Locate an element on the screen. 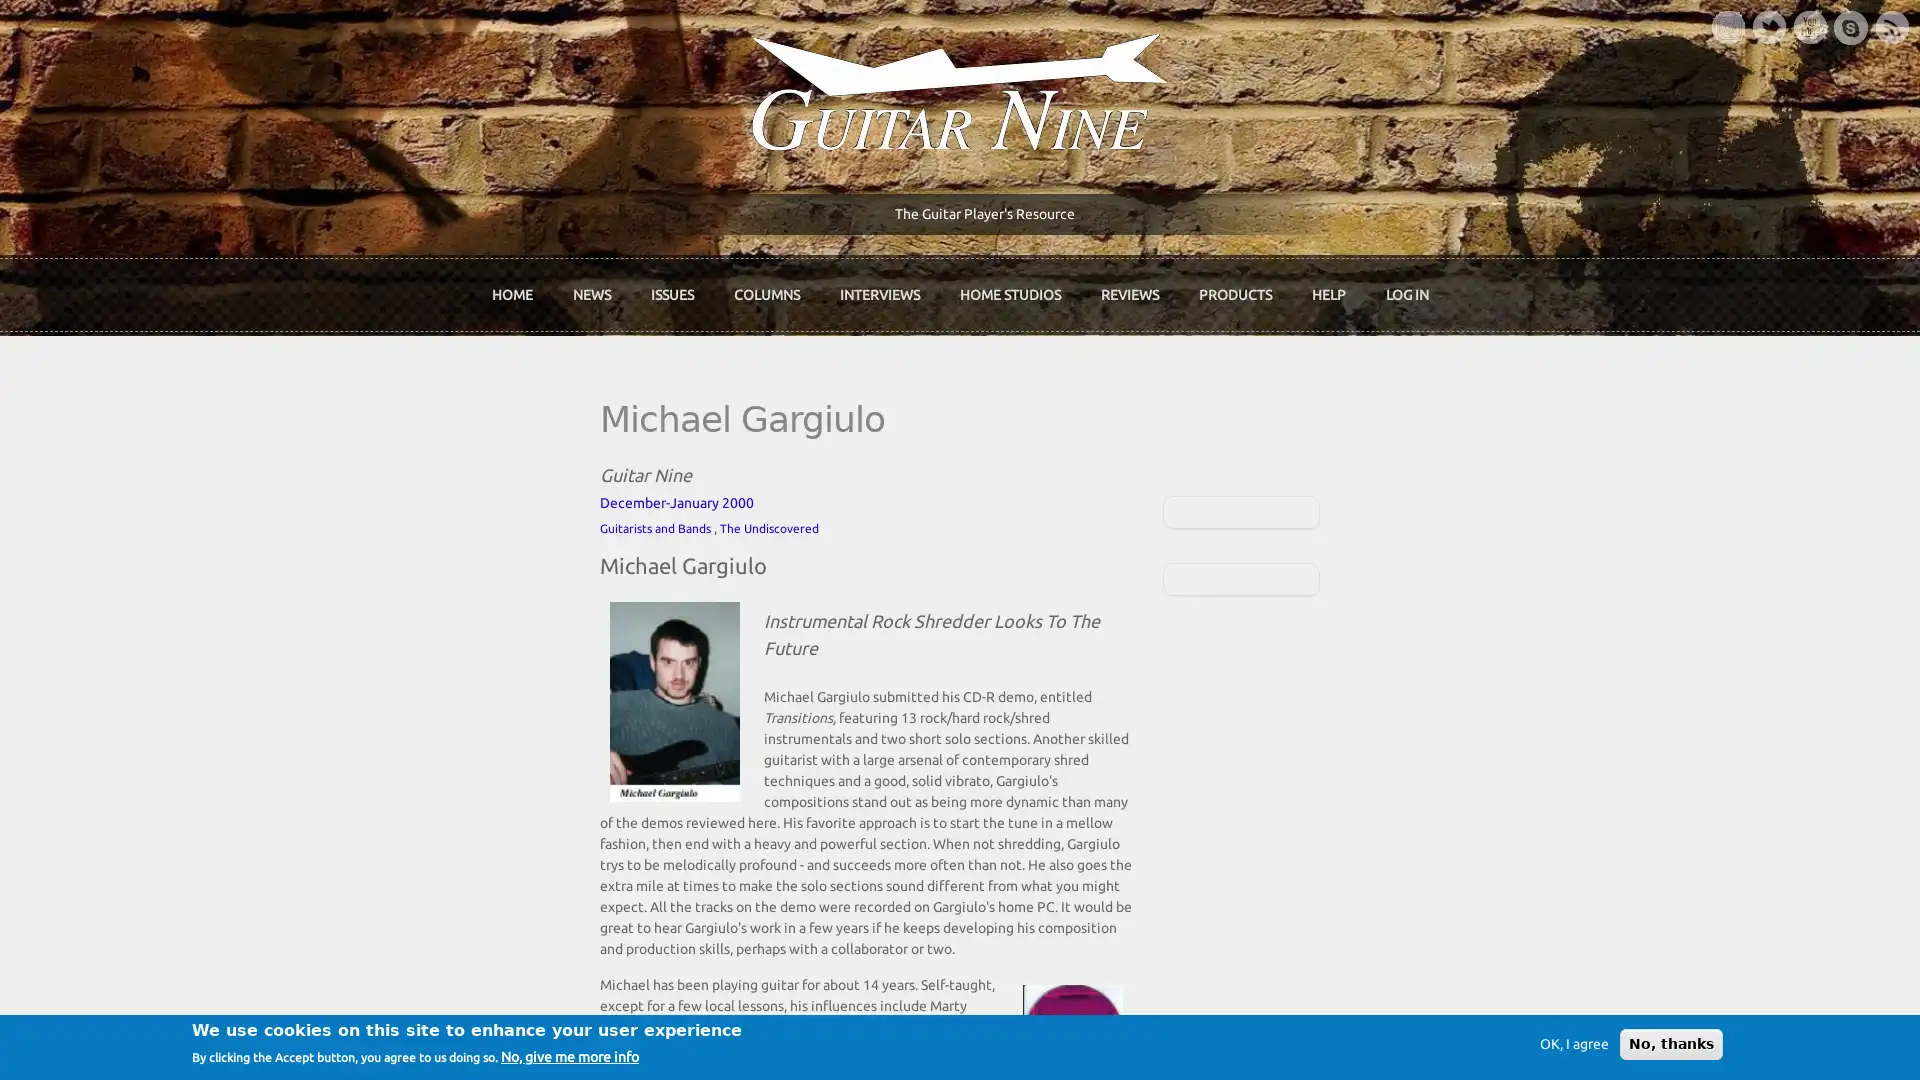 The width and height of the screenshot is (1920, 1080). No, thanks is located at coordinates (1671, 1043).